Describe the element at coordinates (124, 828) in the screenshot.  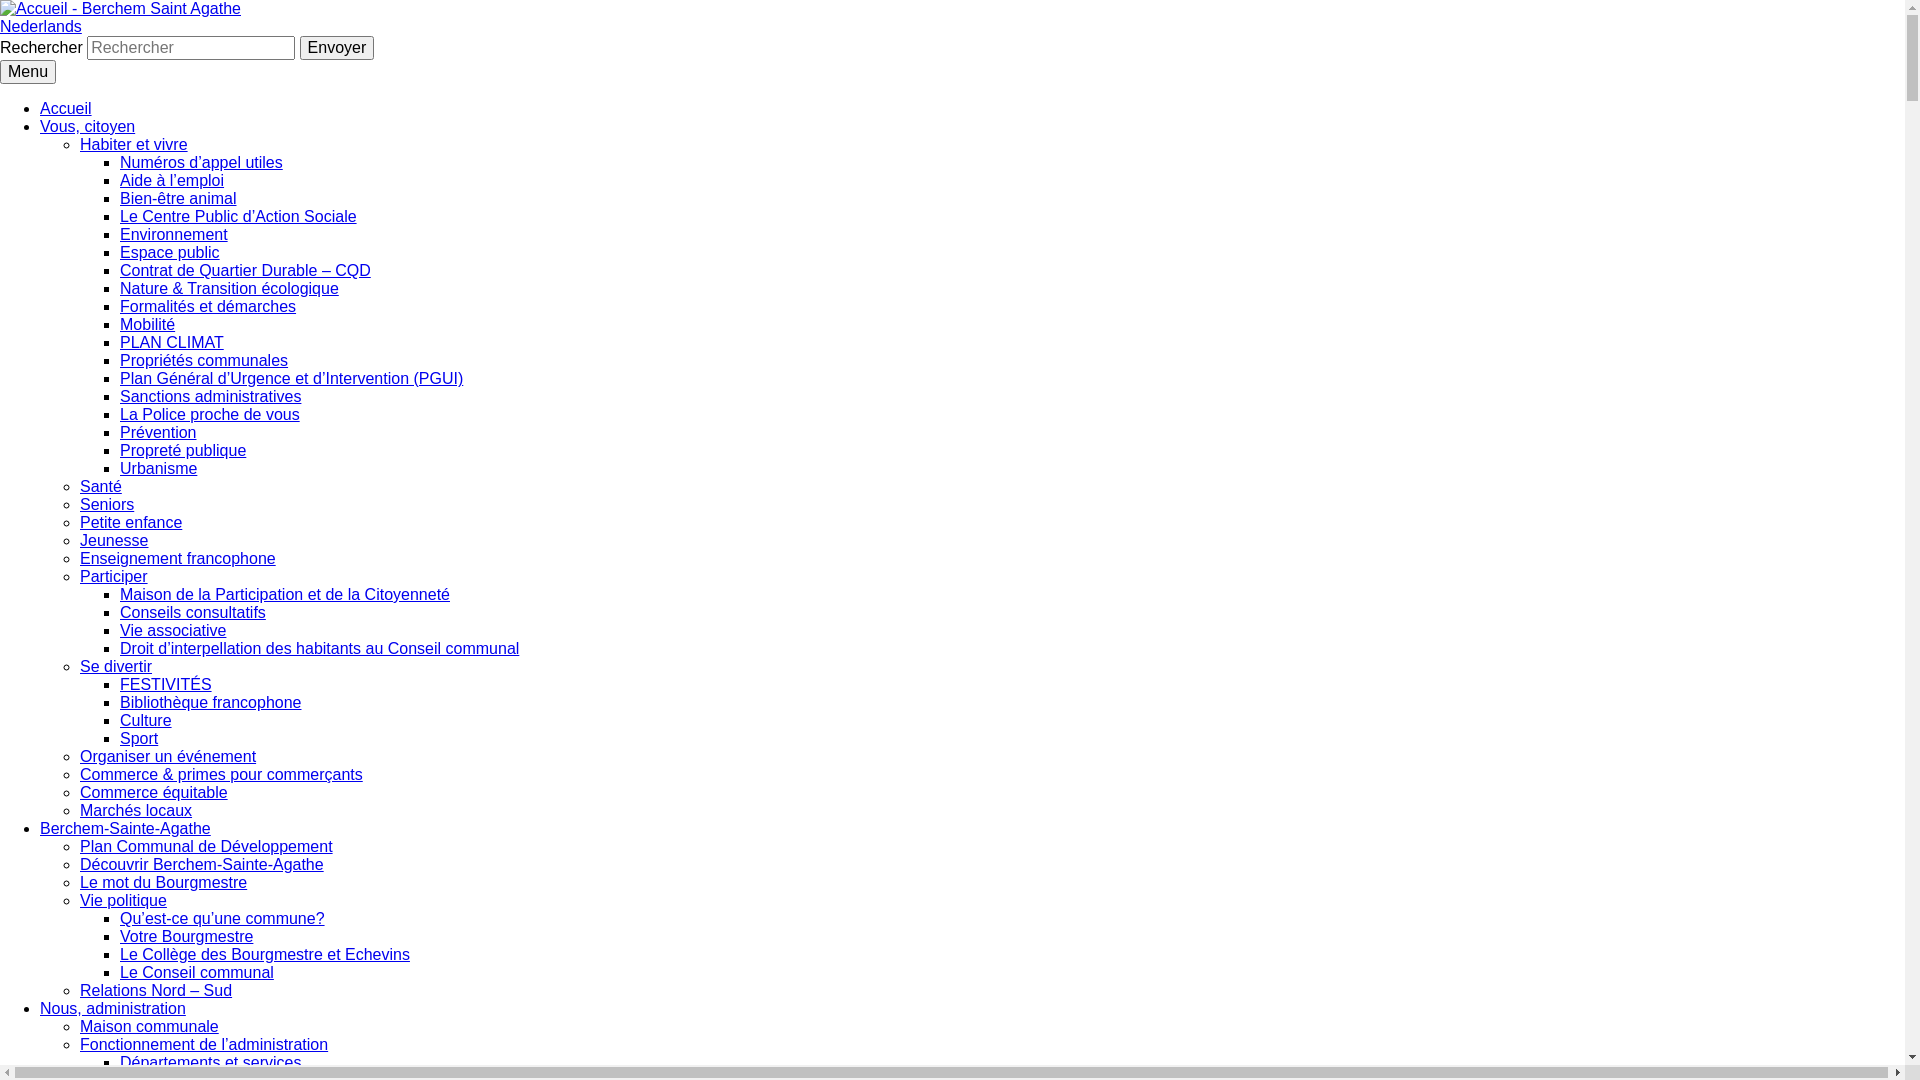
I see `'Berchem-Sainte-Agathe'` at that location.